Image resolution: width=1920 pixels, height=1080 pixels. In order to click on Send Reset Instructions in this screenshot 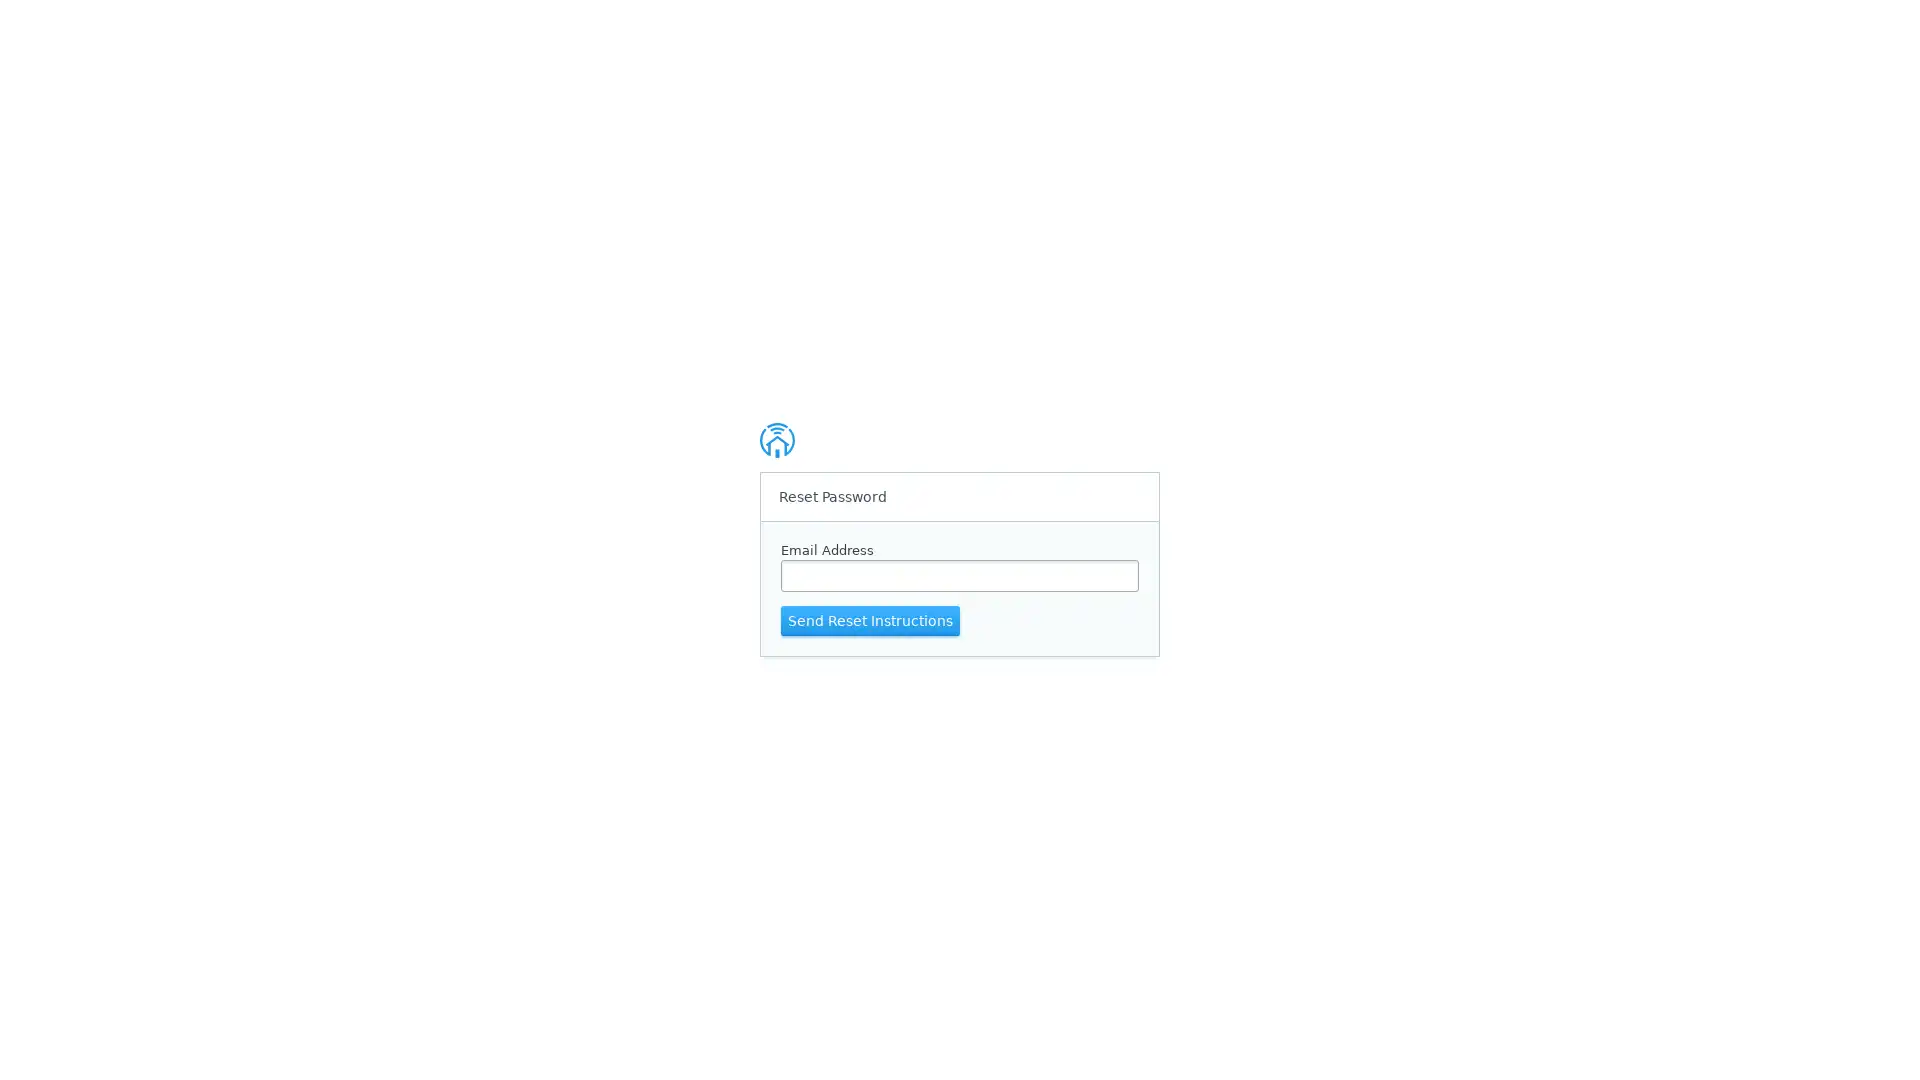, I will do `click(869, 619)`.